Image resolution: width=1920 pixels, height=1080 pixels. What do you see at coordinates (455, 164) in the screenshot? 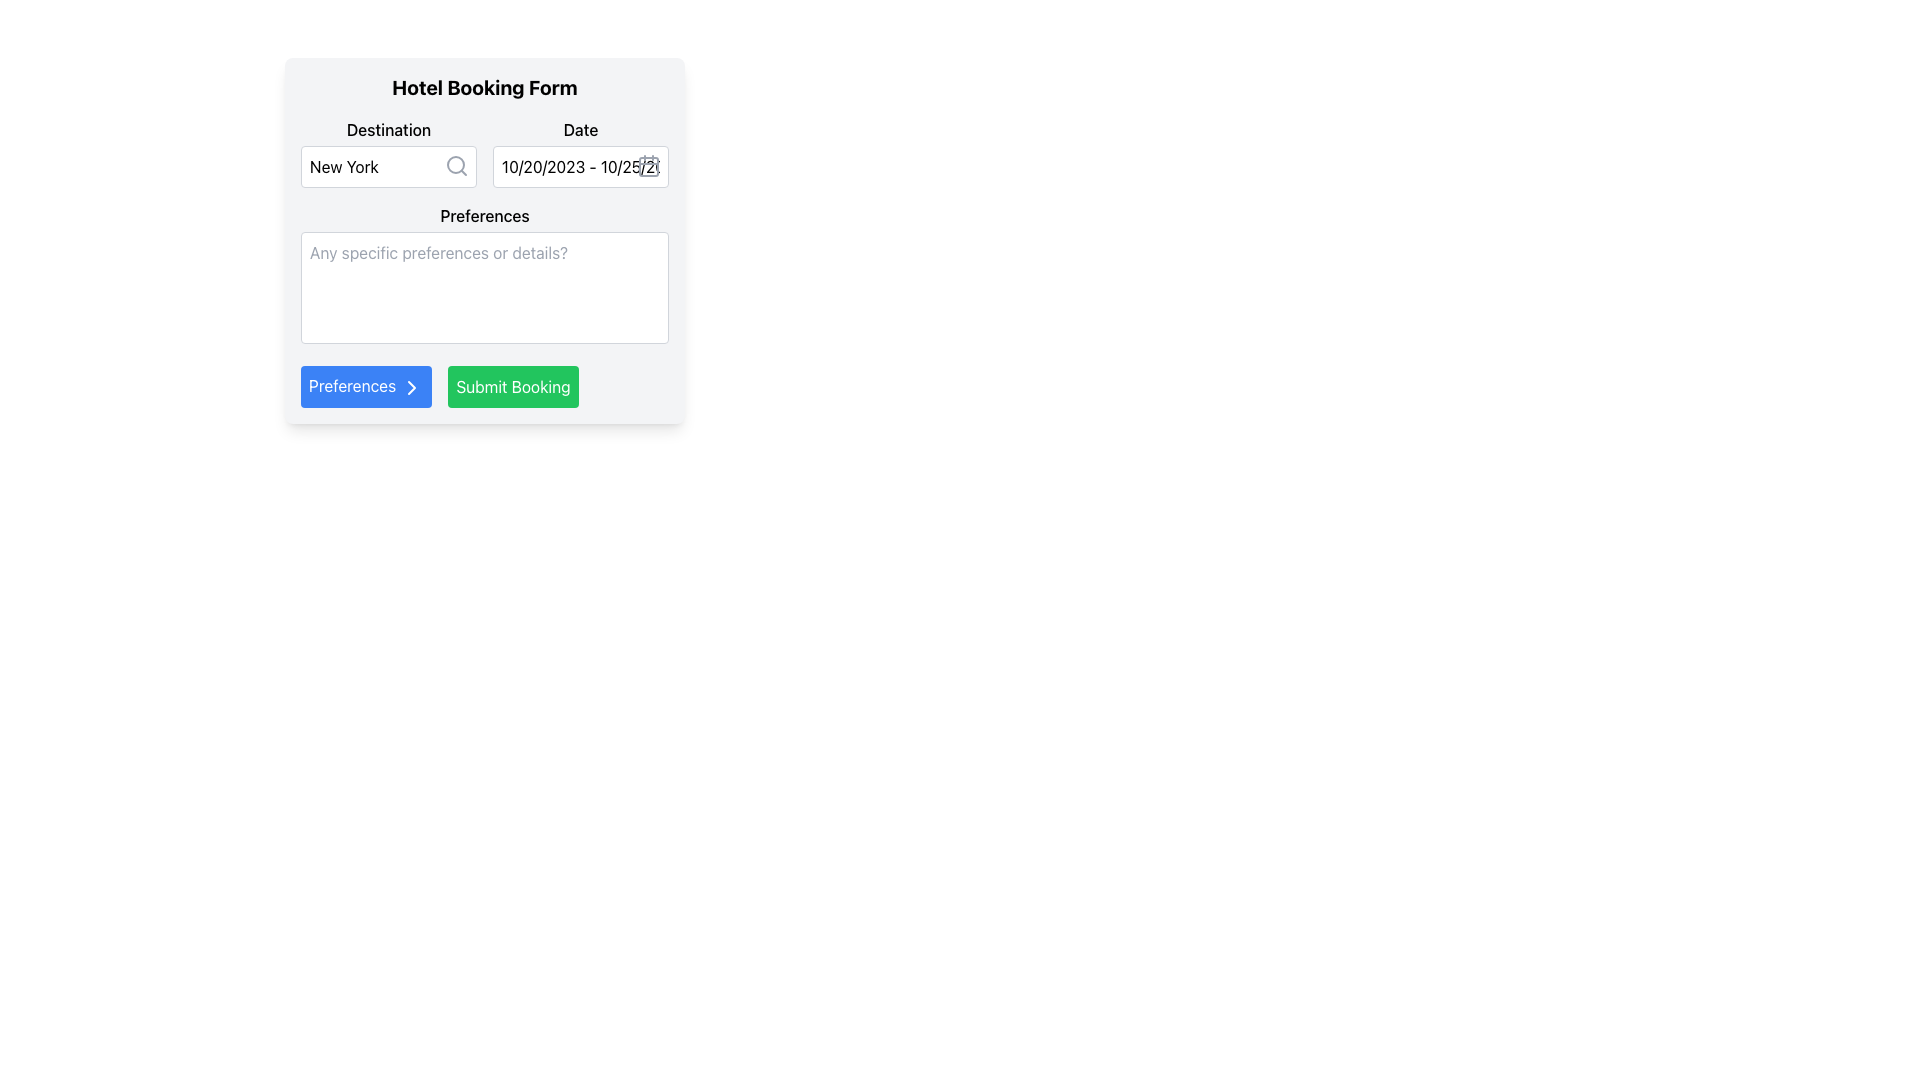
I see `the search icon located near the top-right inside edge of the 'Destination' input box to initiate a search action` at bounding box center [455, 164].